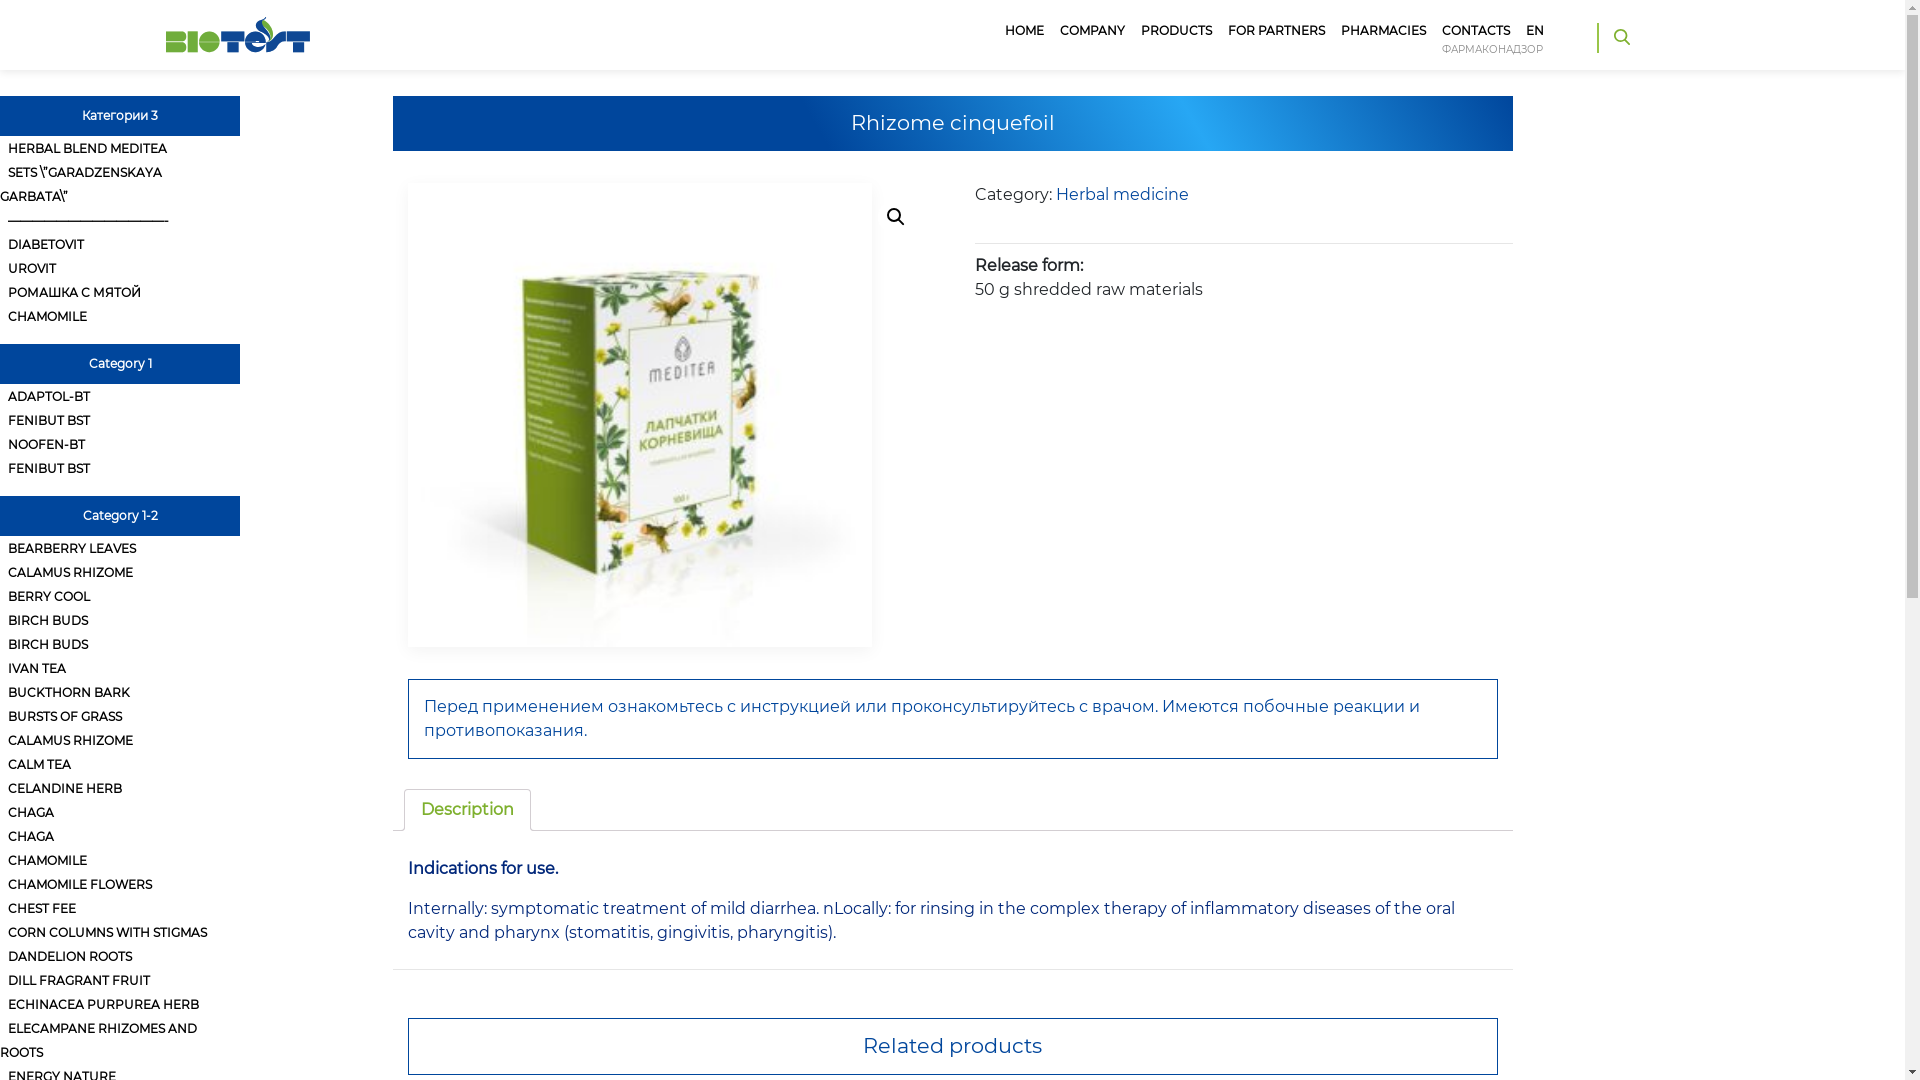 Image resolution: width=1920 pixels, height=1080 pixels. I want to click on 'CONTACTS', so click(1476, 30).